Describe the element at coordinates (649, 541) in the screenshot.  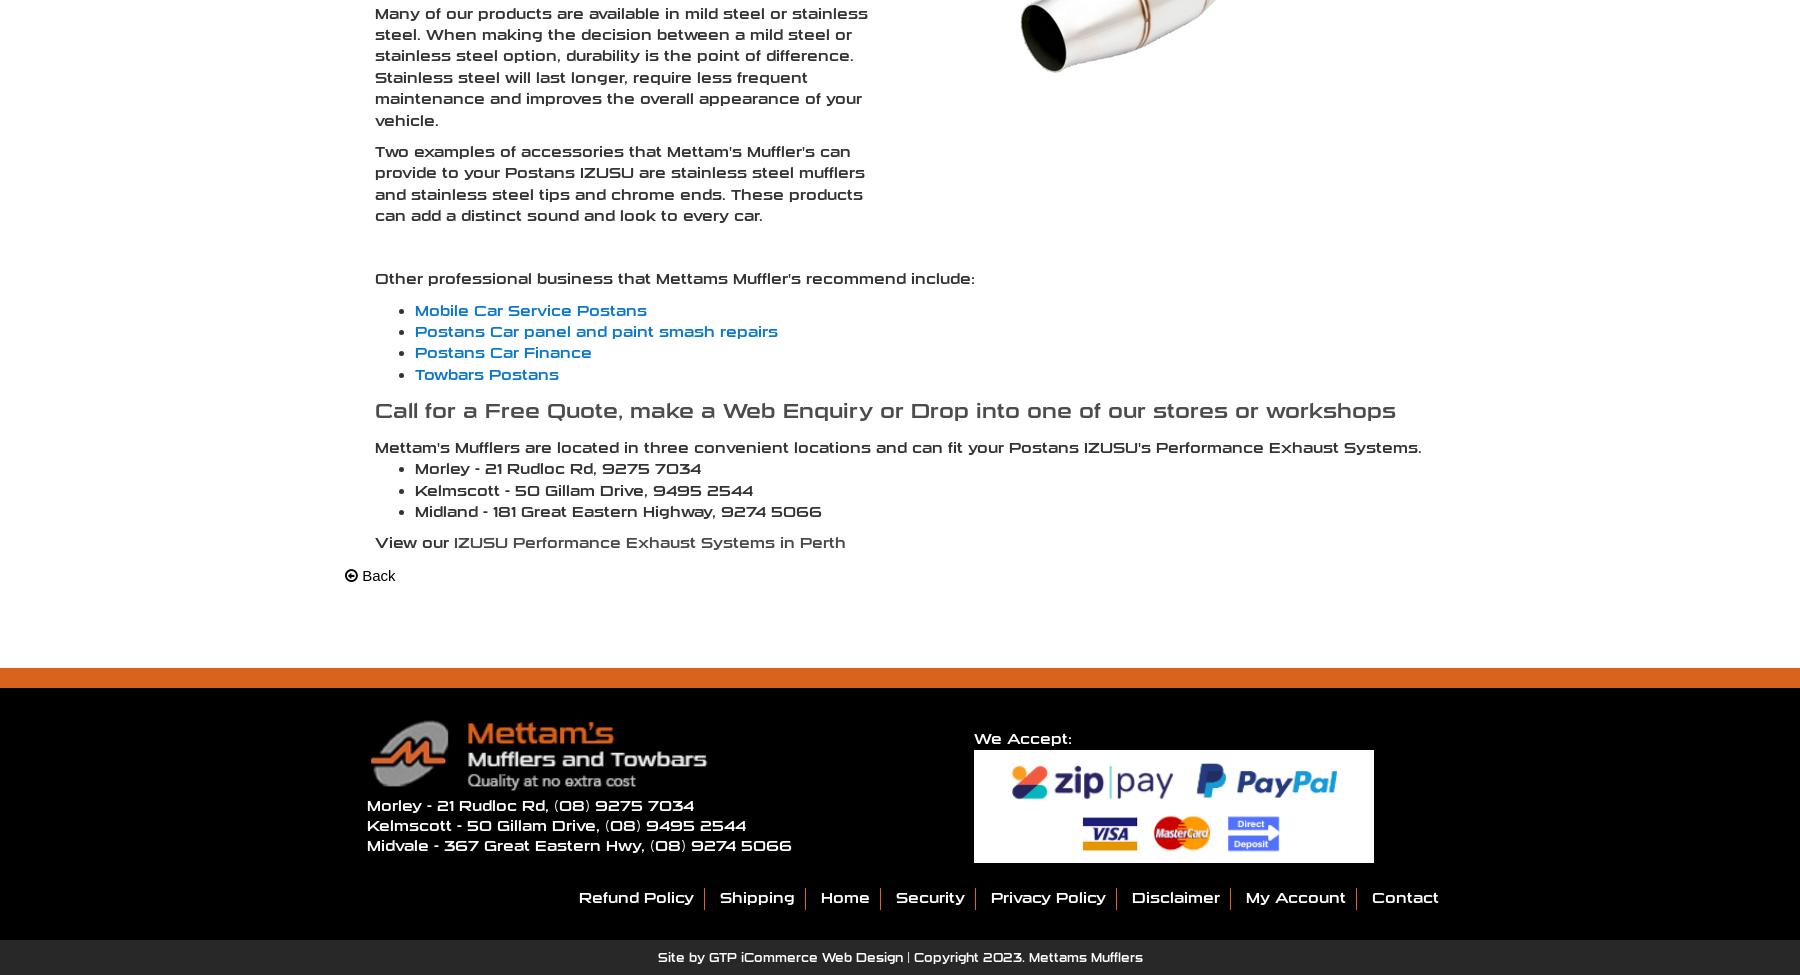
I see `'IZUSU Performance Exhaust Systems in Perth'` at that location.